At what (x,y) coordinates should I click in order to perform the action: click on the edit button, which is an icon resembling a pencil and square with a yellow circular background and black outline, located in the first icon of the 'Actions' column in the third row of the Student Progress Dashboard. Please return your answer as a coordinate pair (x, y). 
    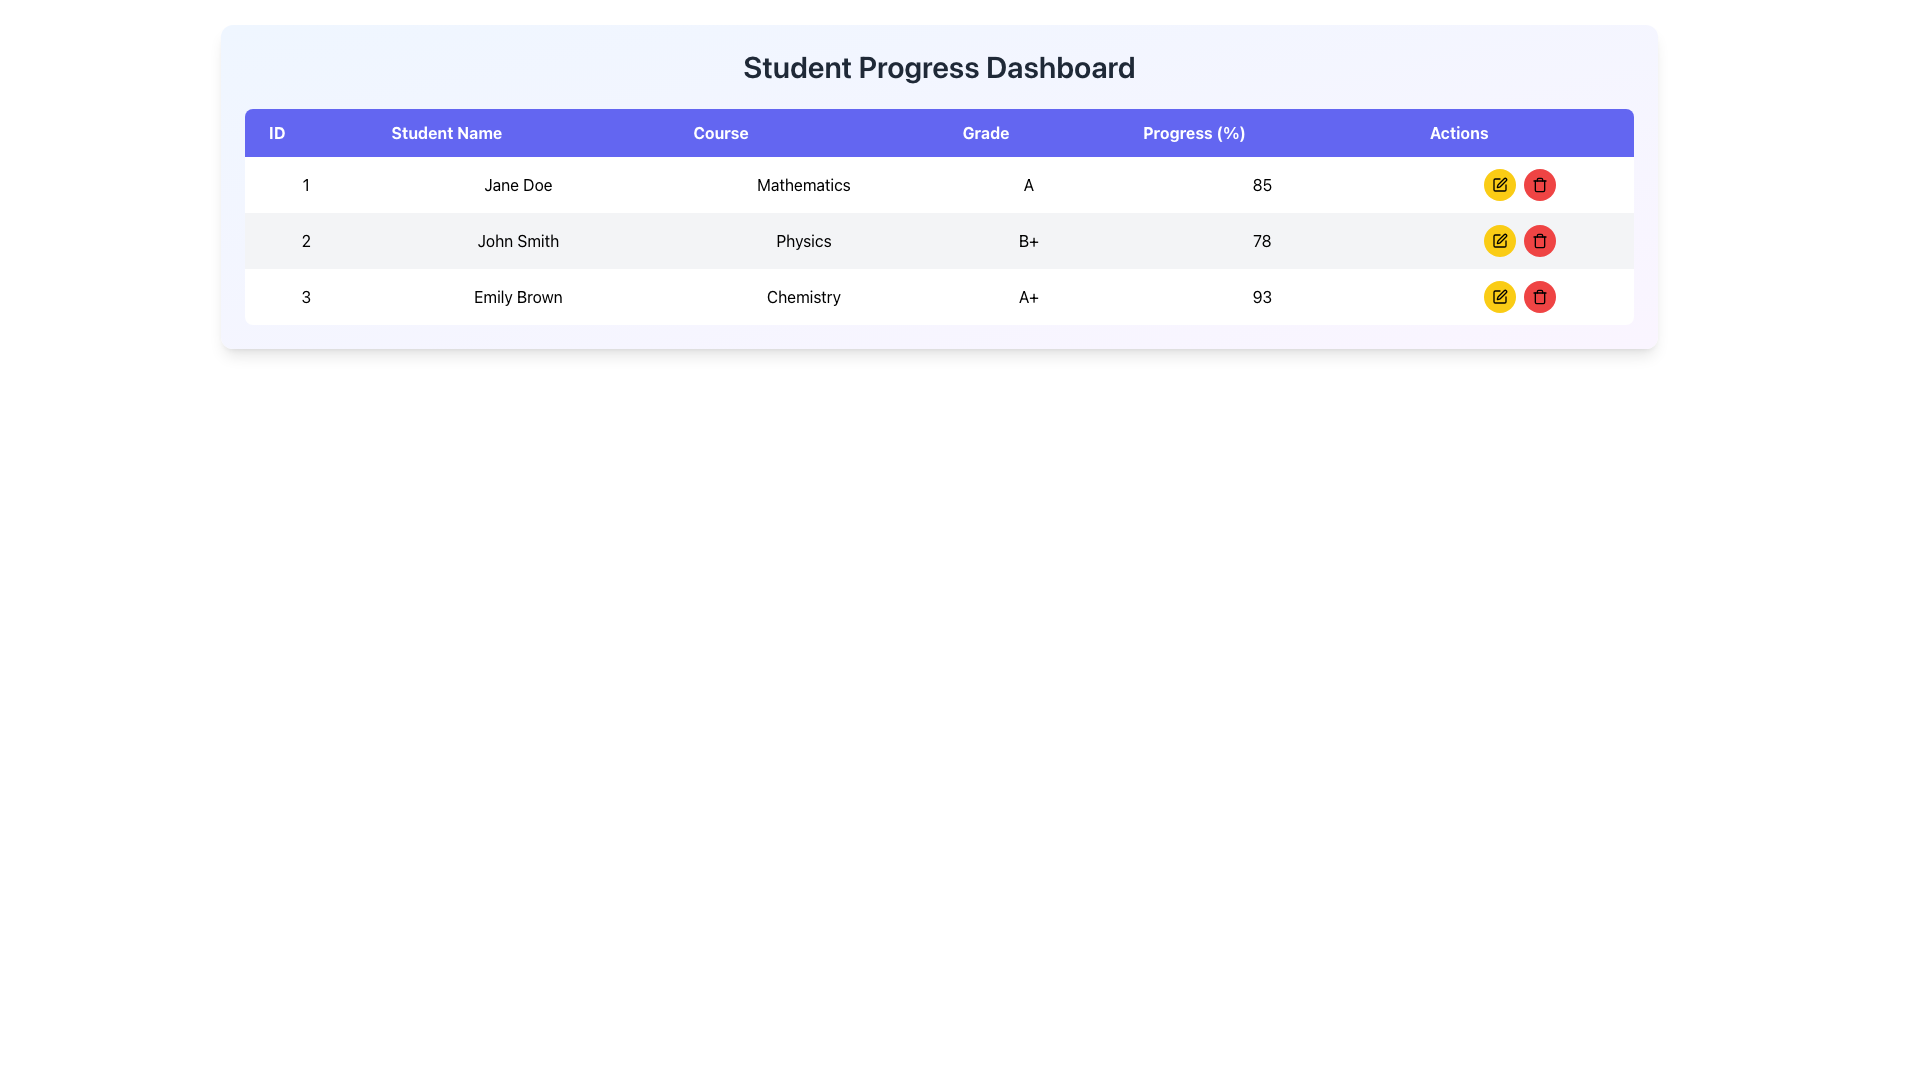
    Looking at the image, I should click on (1499, 297).